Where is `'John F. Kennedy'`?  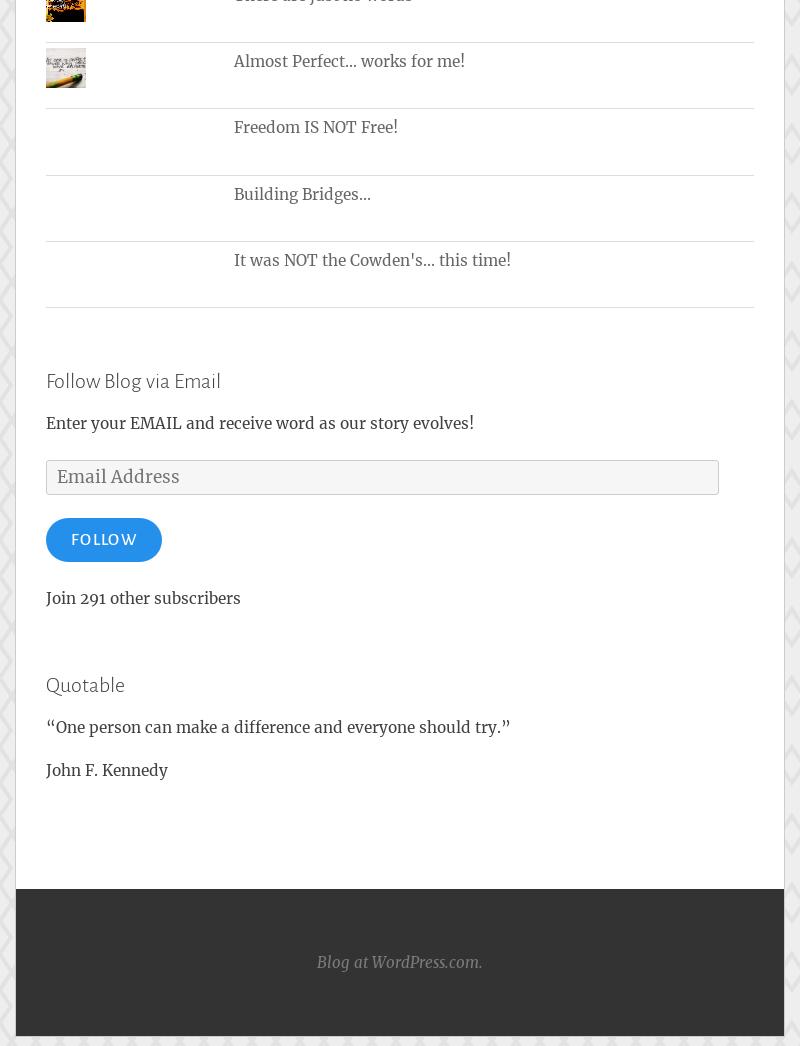
'John F. Kennedy' is located at coordinates (106, 768).